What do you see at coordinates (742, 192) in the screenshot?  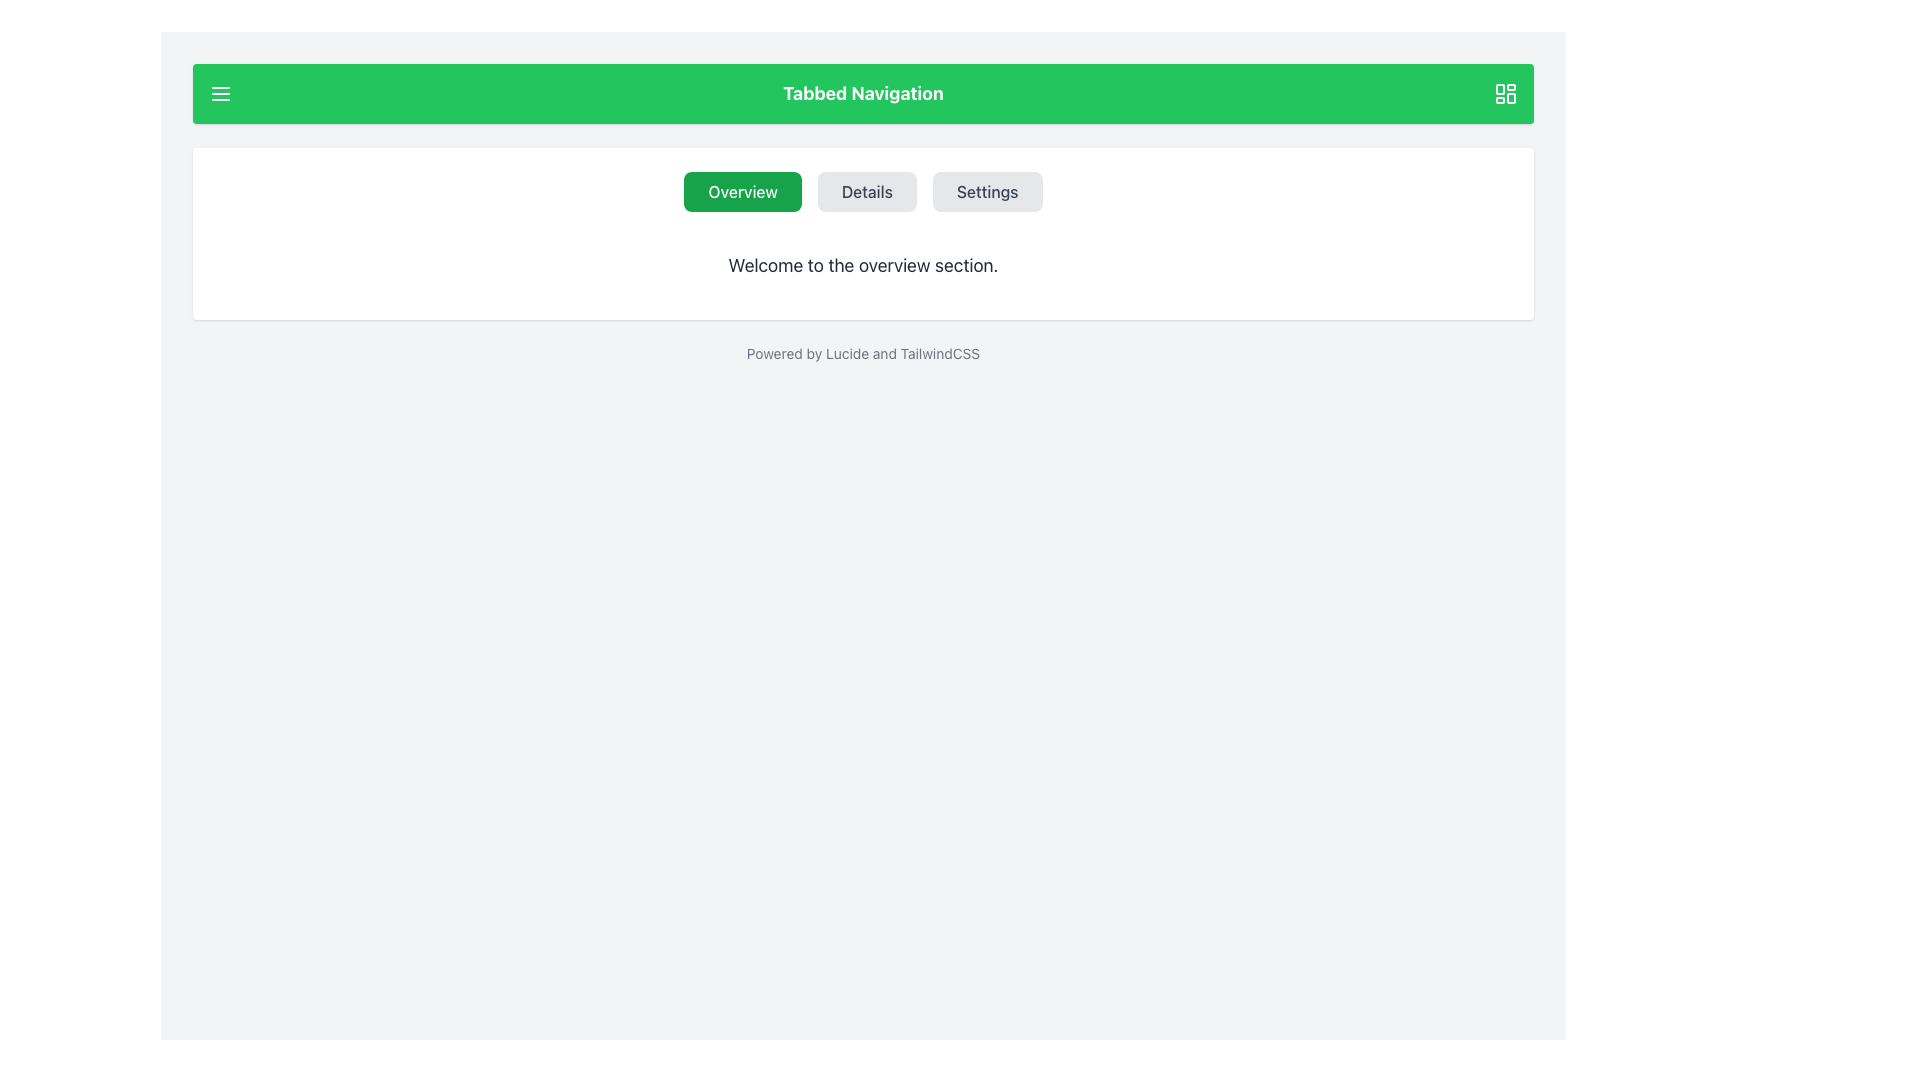 I see `the rounded green button labeled 'Overview' to trigger the hover effect, which changes its background color` at bounding box center [742, 192].